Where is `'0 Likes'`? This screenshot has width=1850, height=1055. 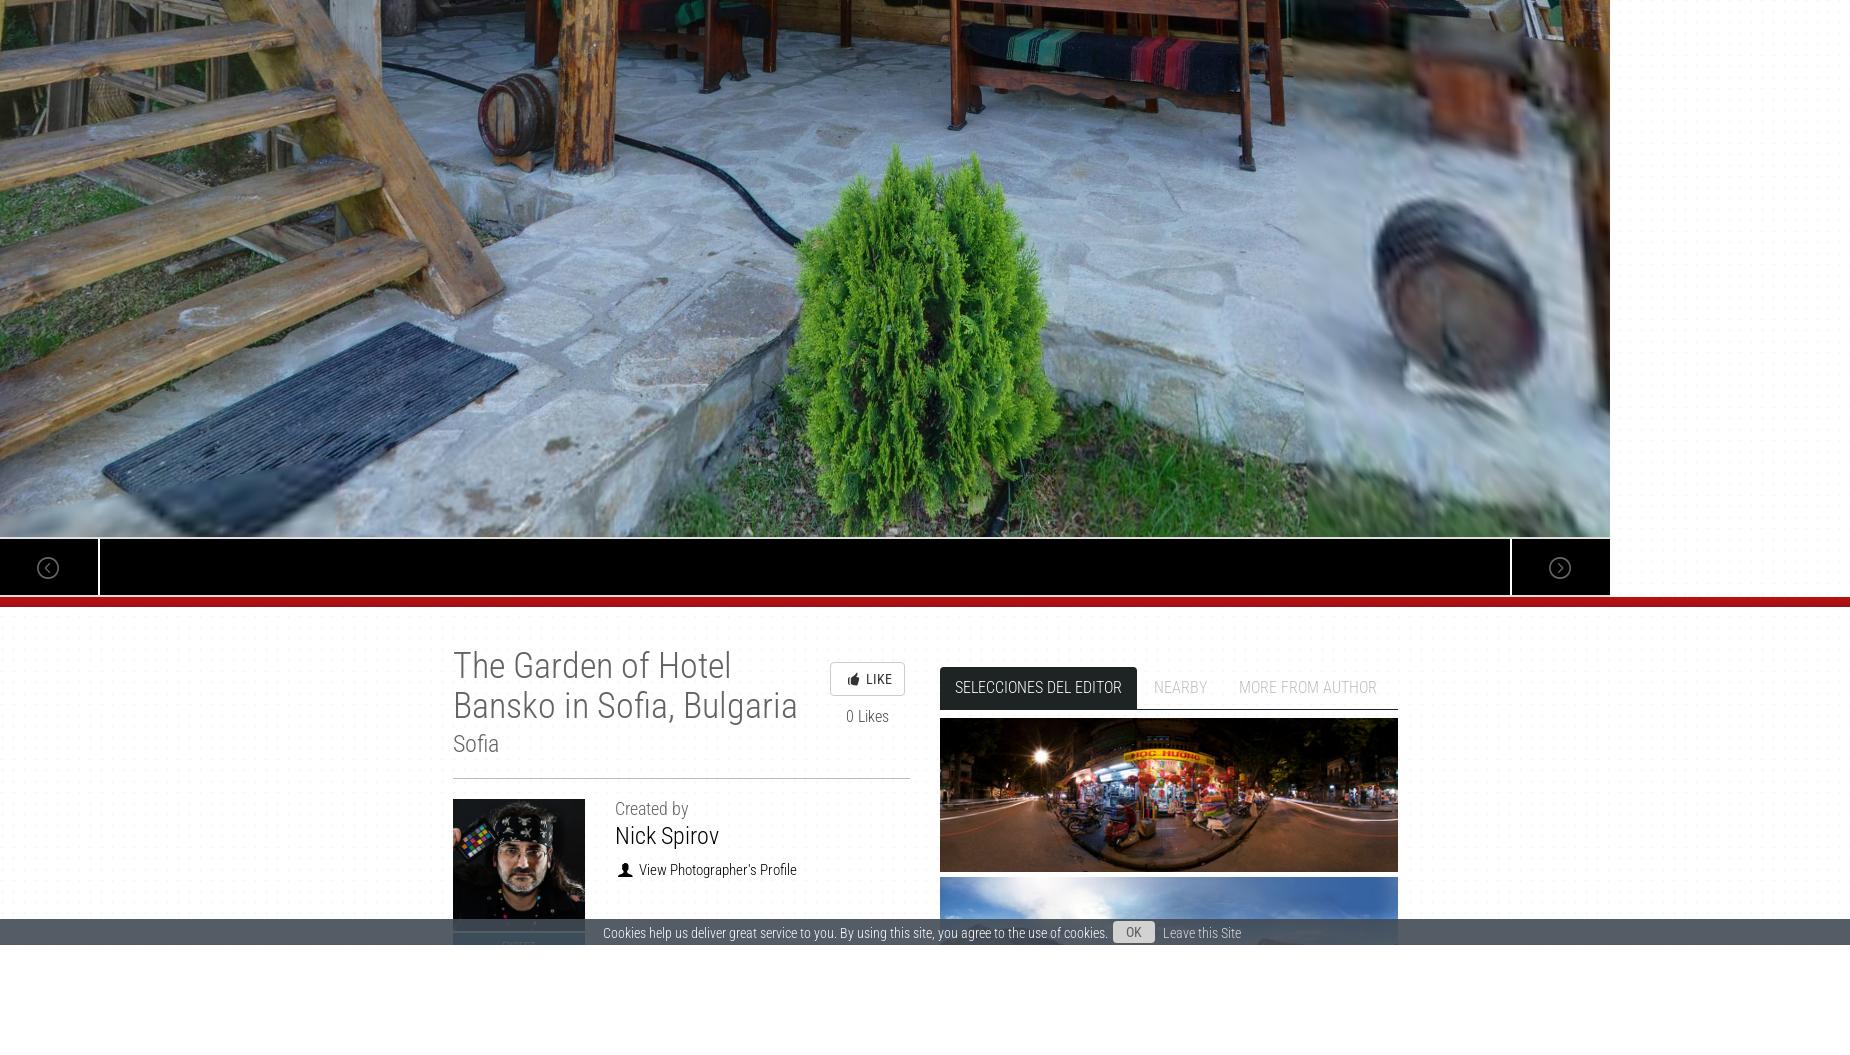 '0 Likes' is located at coordinates (846, 715).